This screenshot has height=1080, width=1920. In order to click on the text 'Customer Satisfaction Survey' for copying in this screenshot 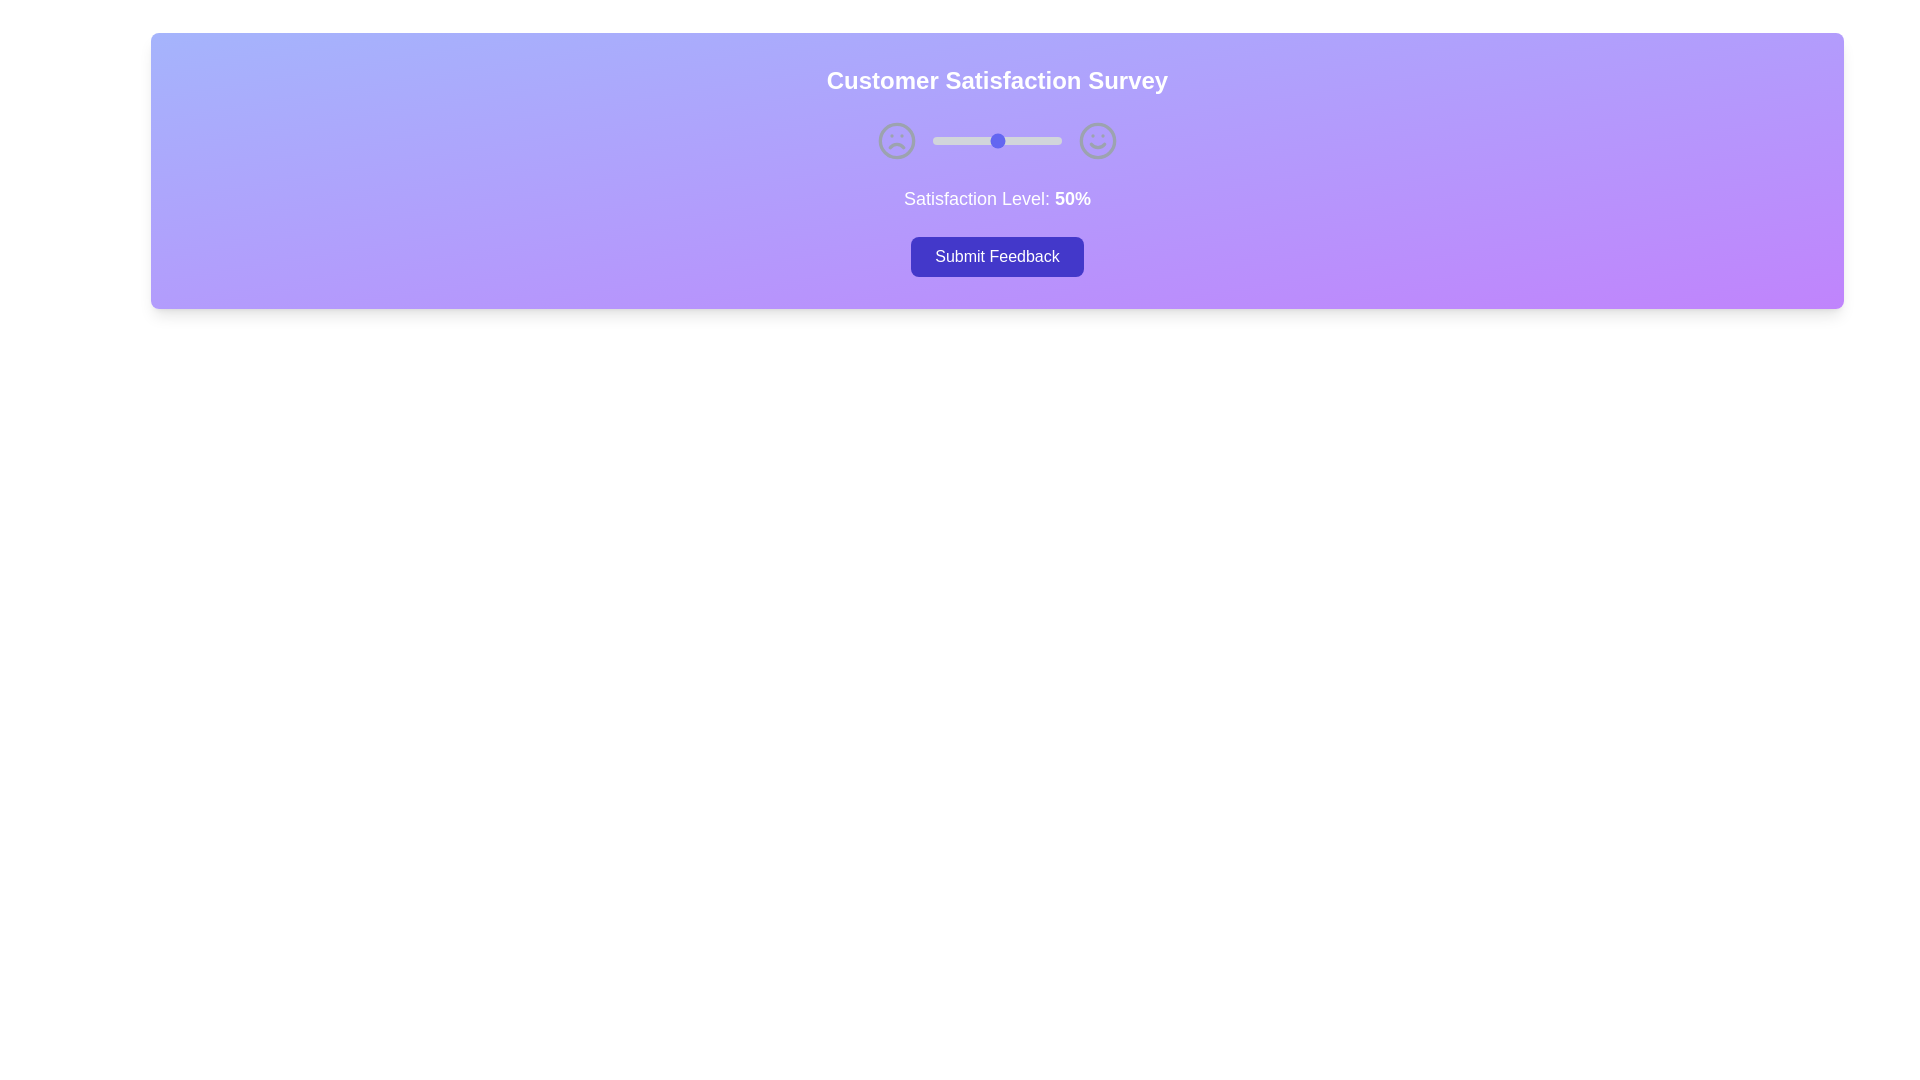, I will do `click(997, 80)`.